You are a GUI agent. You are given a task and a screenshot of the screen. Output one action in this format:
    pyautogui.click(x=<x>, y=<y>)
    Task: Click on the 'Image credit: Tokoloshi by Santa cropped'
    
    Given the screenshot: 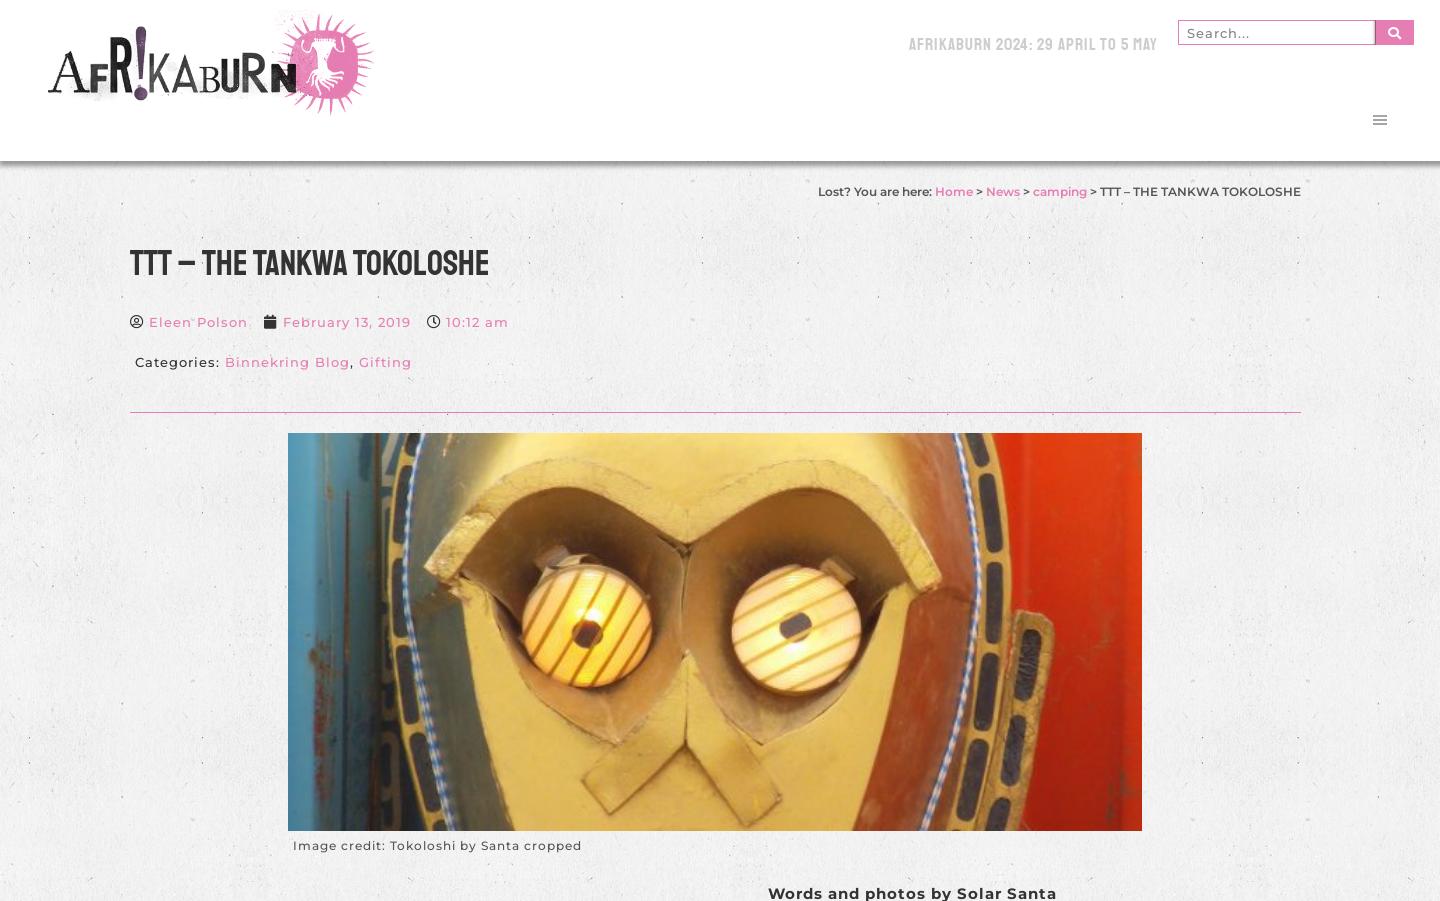 What is the action you would take?
    pyautogui.click(x=437, y=844)
    